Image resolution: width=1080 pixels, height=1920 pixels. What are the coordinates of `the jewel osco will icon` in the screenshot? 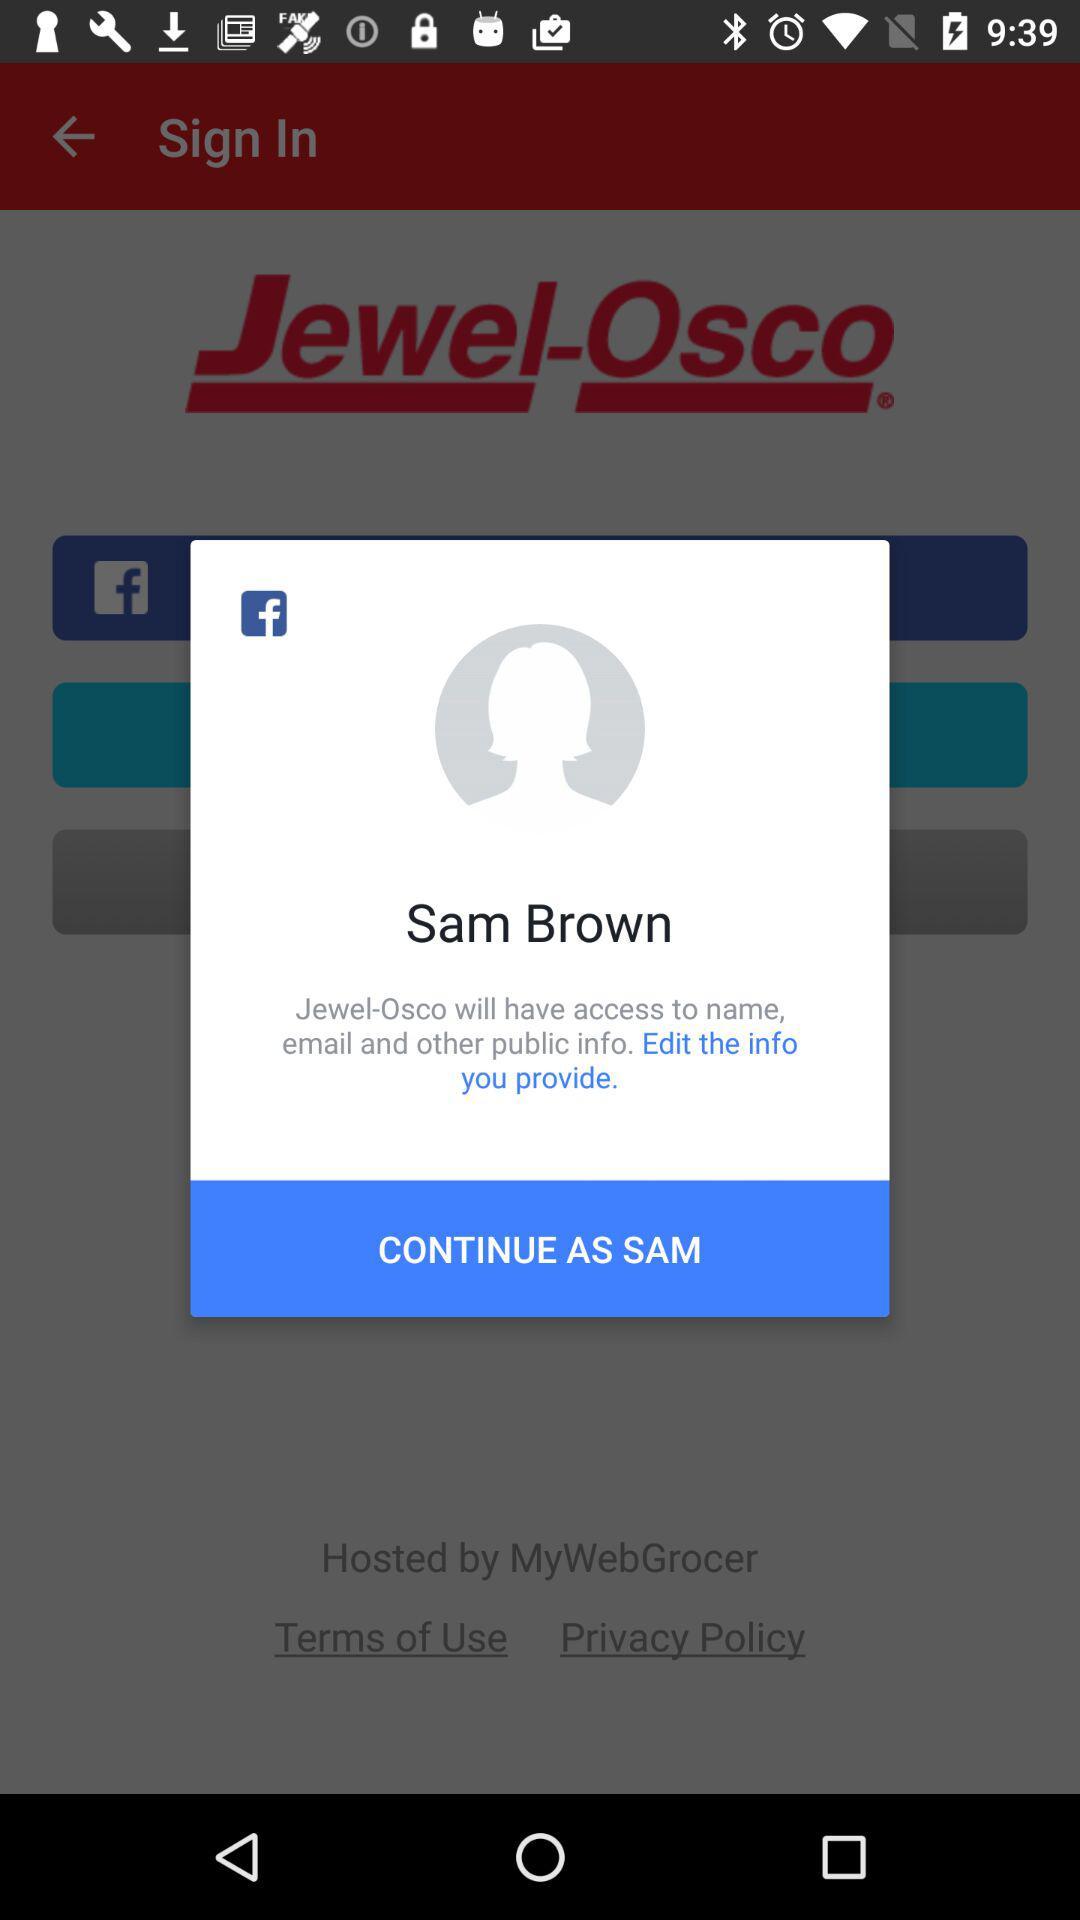 It's located at (540, 1041).